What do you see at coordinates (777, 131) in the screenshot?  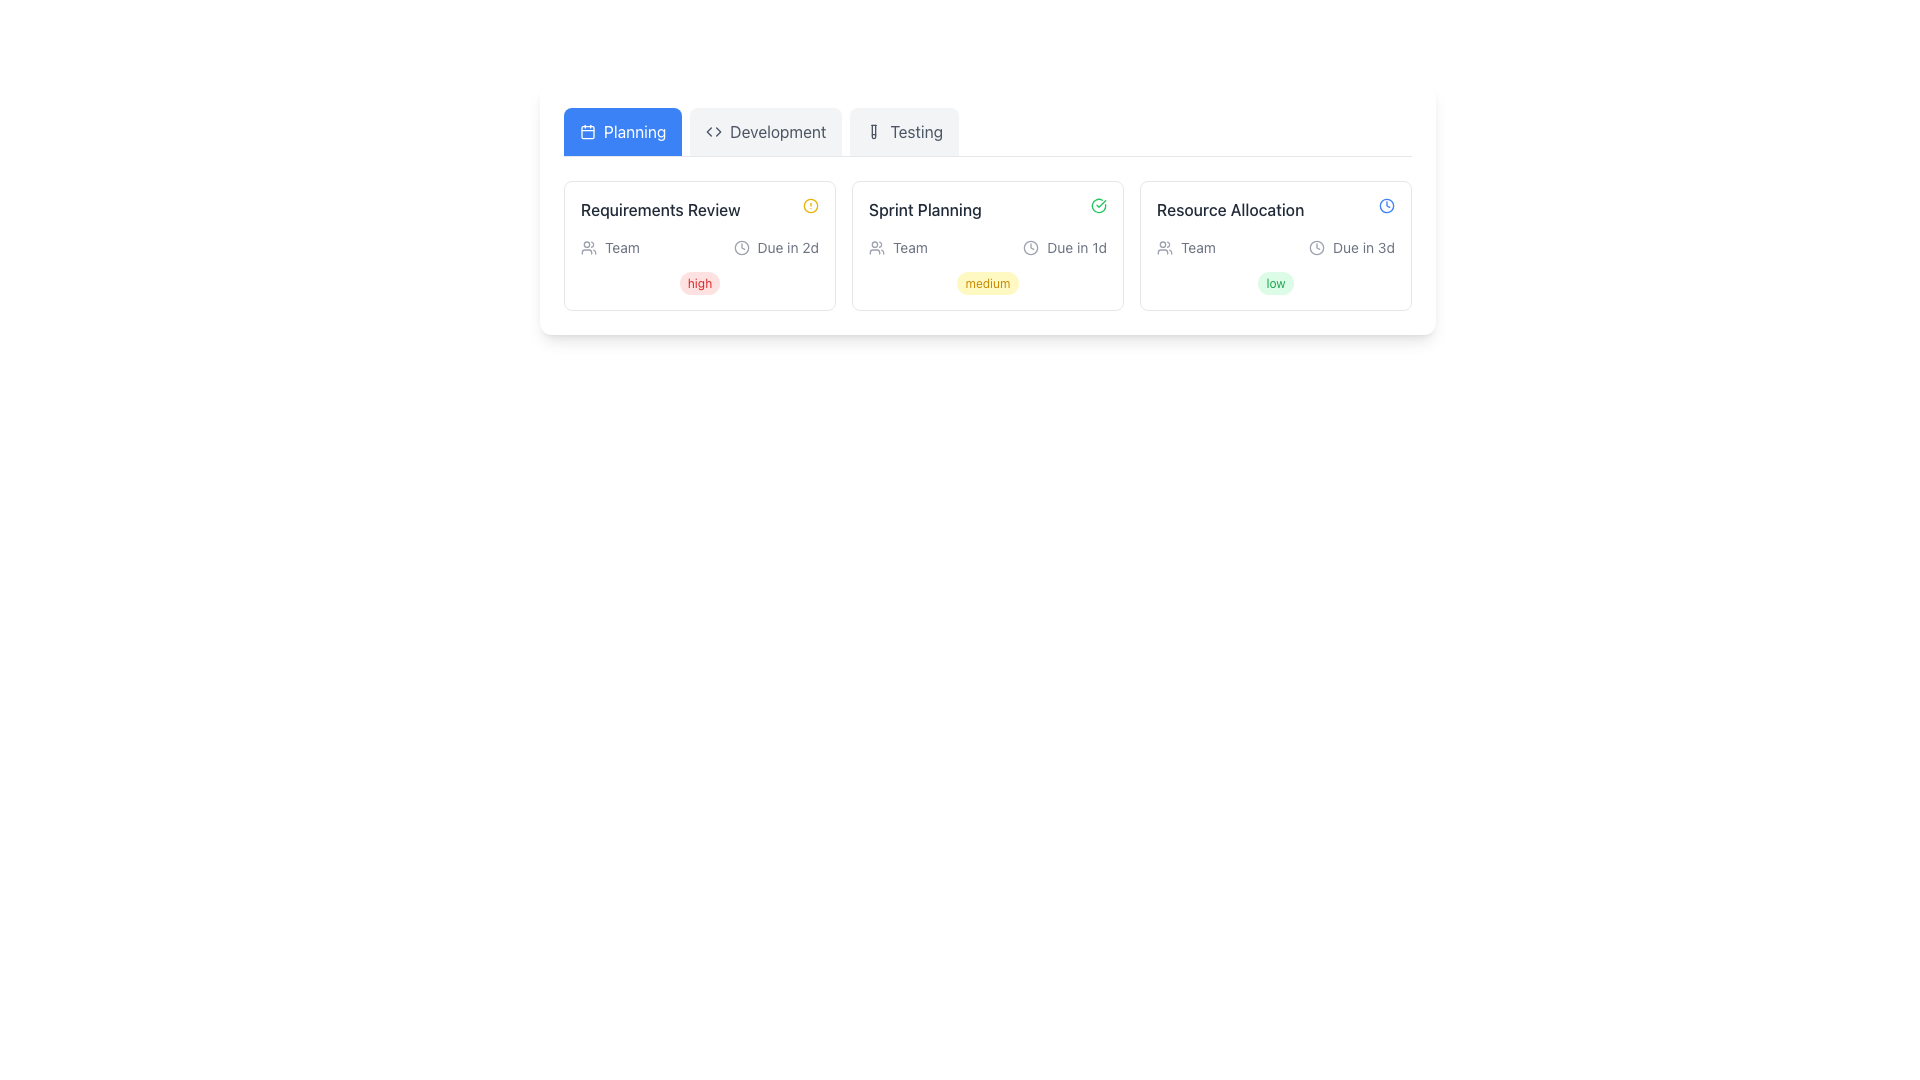 I see `the 'Development' text label in the navigation bar` at bounding box center [777, 131].